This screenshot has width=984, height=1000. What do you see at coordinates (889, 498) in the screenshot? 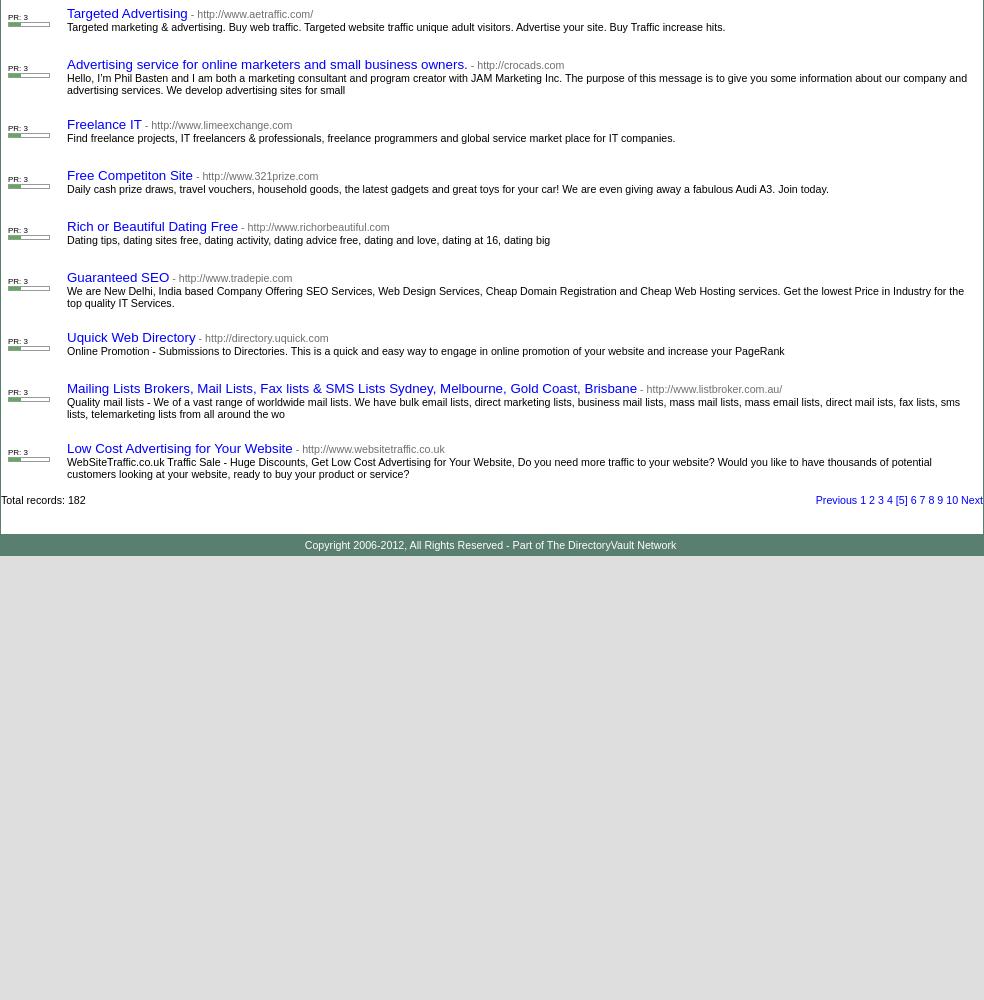
I see `'4'` at bounding box center [889, 498].